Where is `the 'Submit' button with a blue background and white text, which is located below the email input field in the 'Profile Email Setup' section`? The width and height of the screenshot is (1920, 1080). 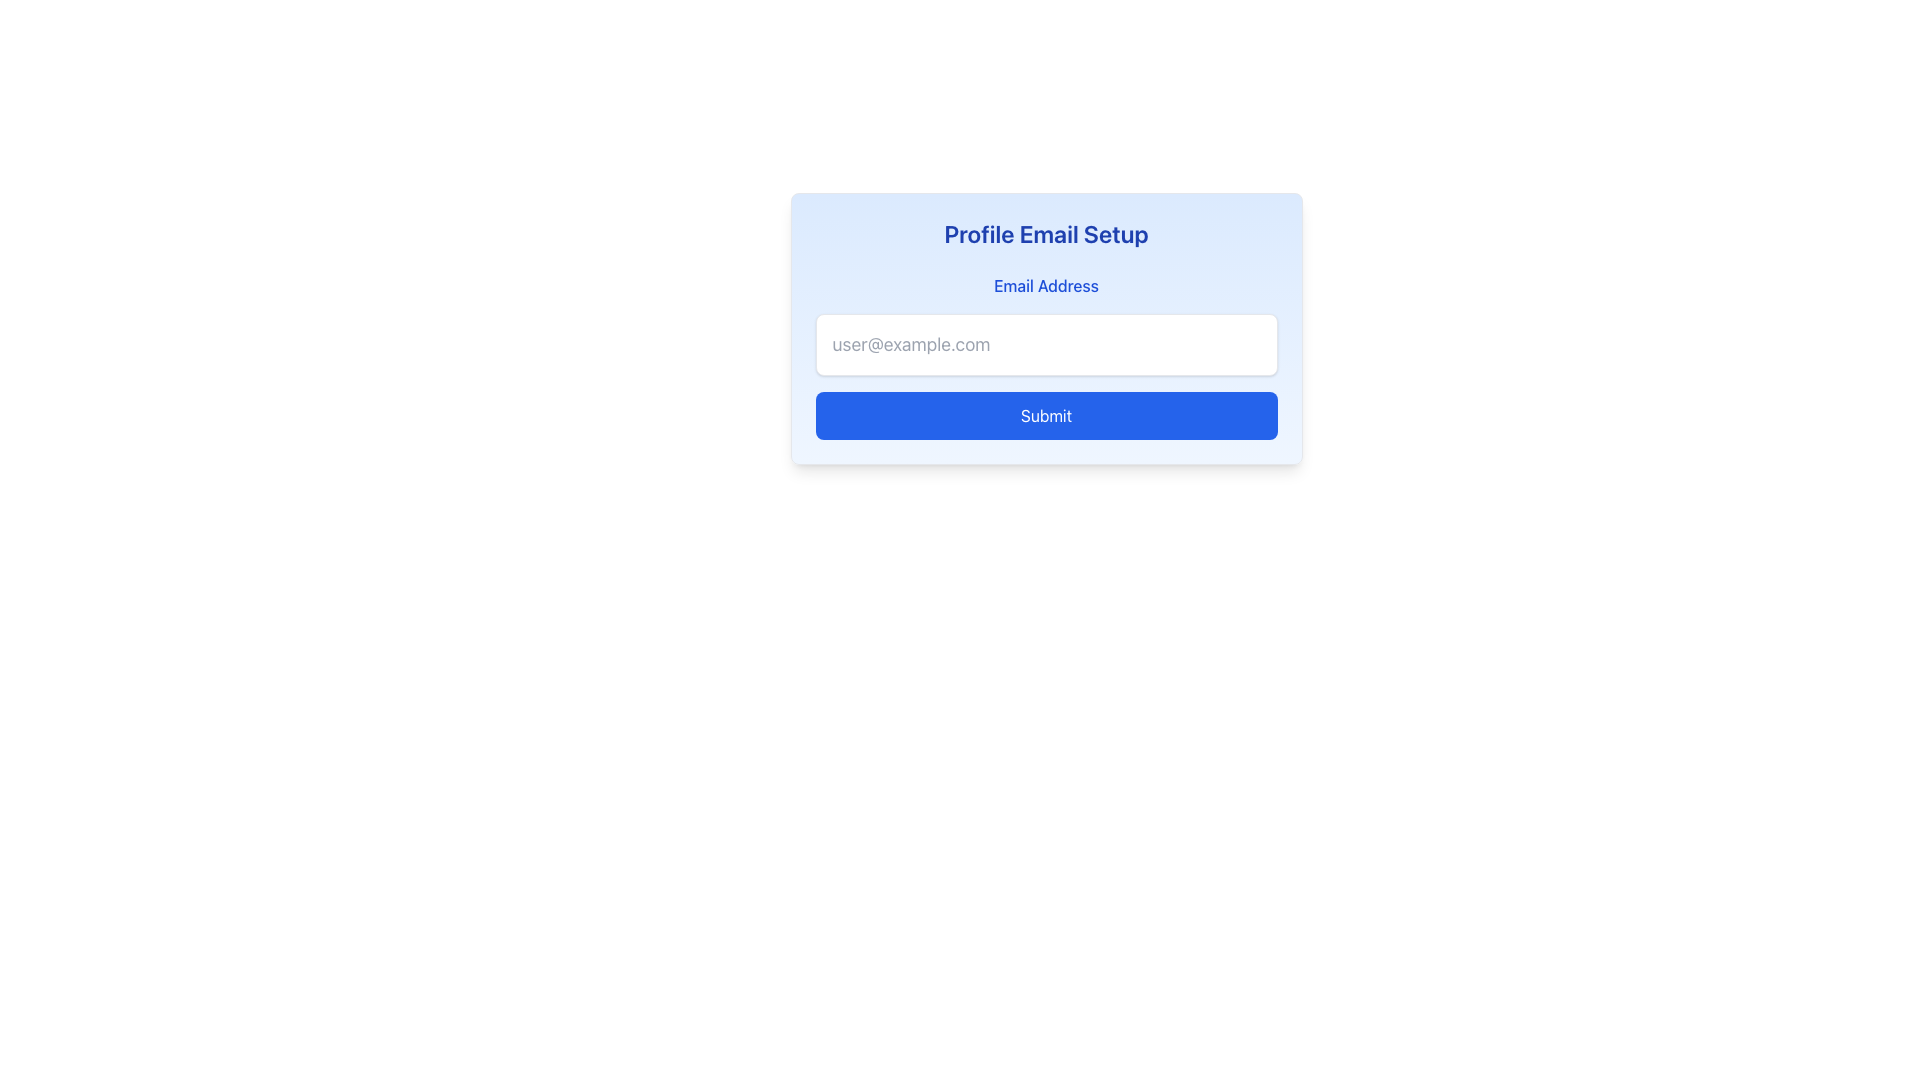 the 'Submit' button with a blue background and white text, which is located below the email input field in the 'Profile Email Setup' section is located at coordinates (1045, 415).